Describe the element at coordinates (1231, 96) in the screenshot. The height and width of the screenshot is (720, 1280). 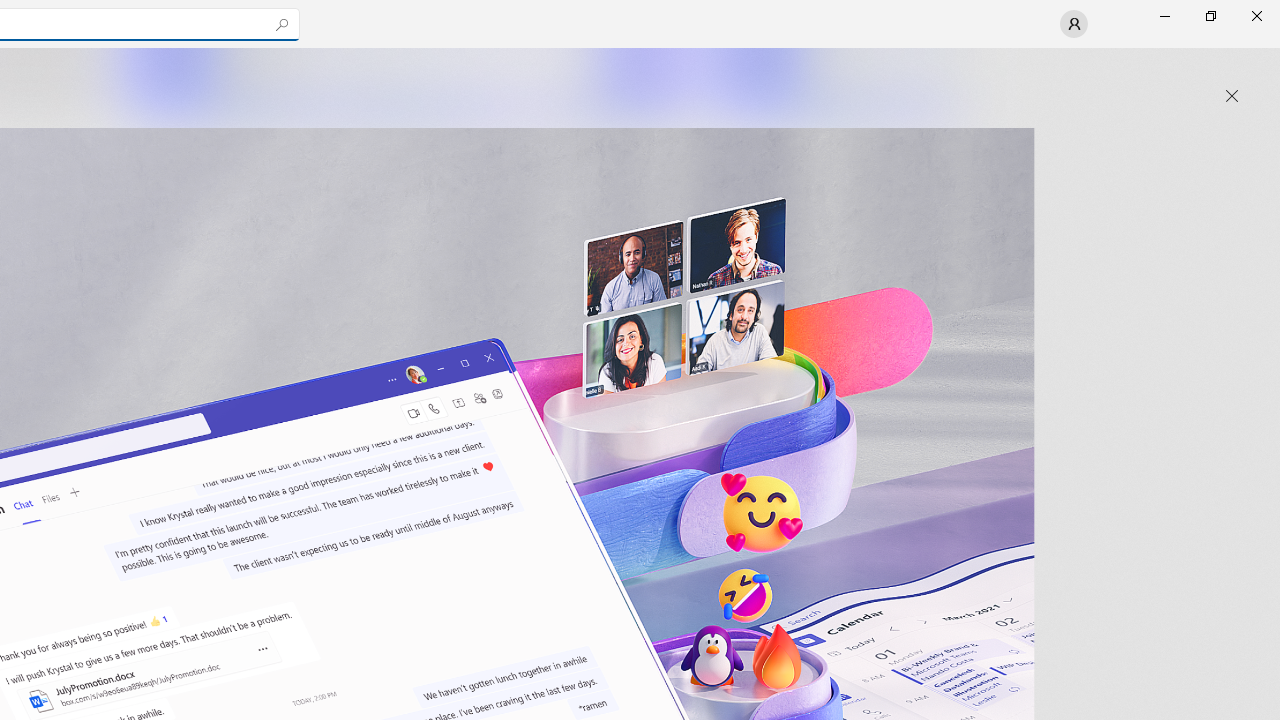
I see `'close popup window'` at that location.